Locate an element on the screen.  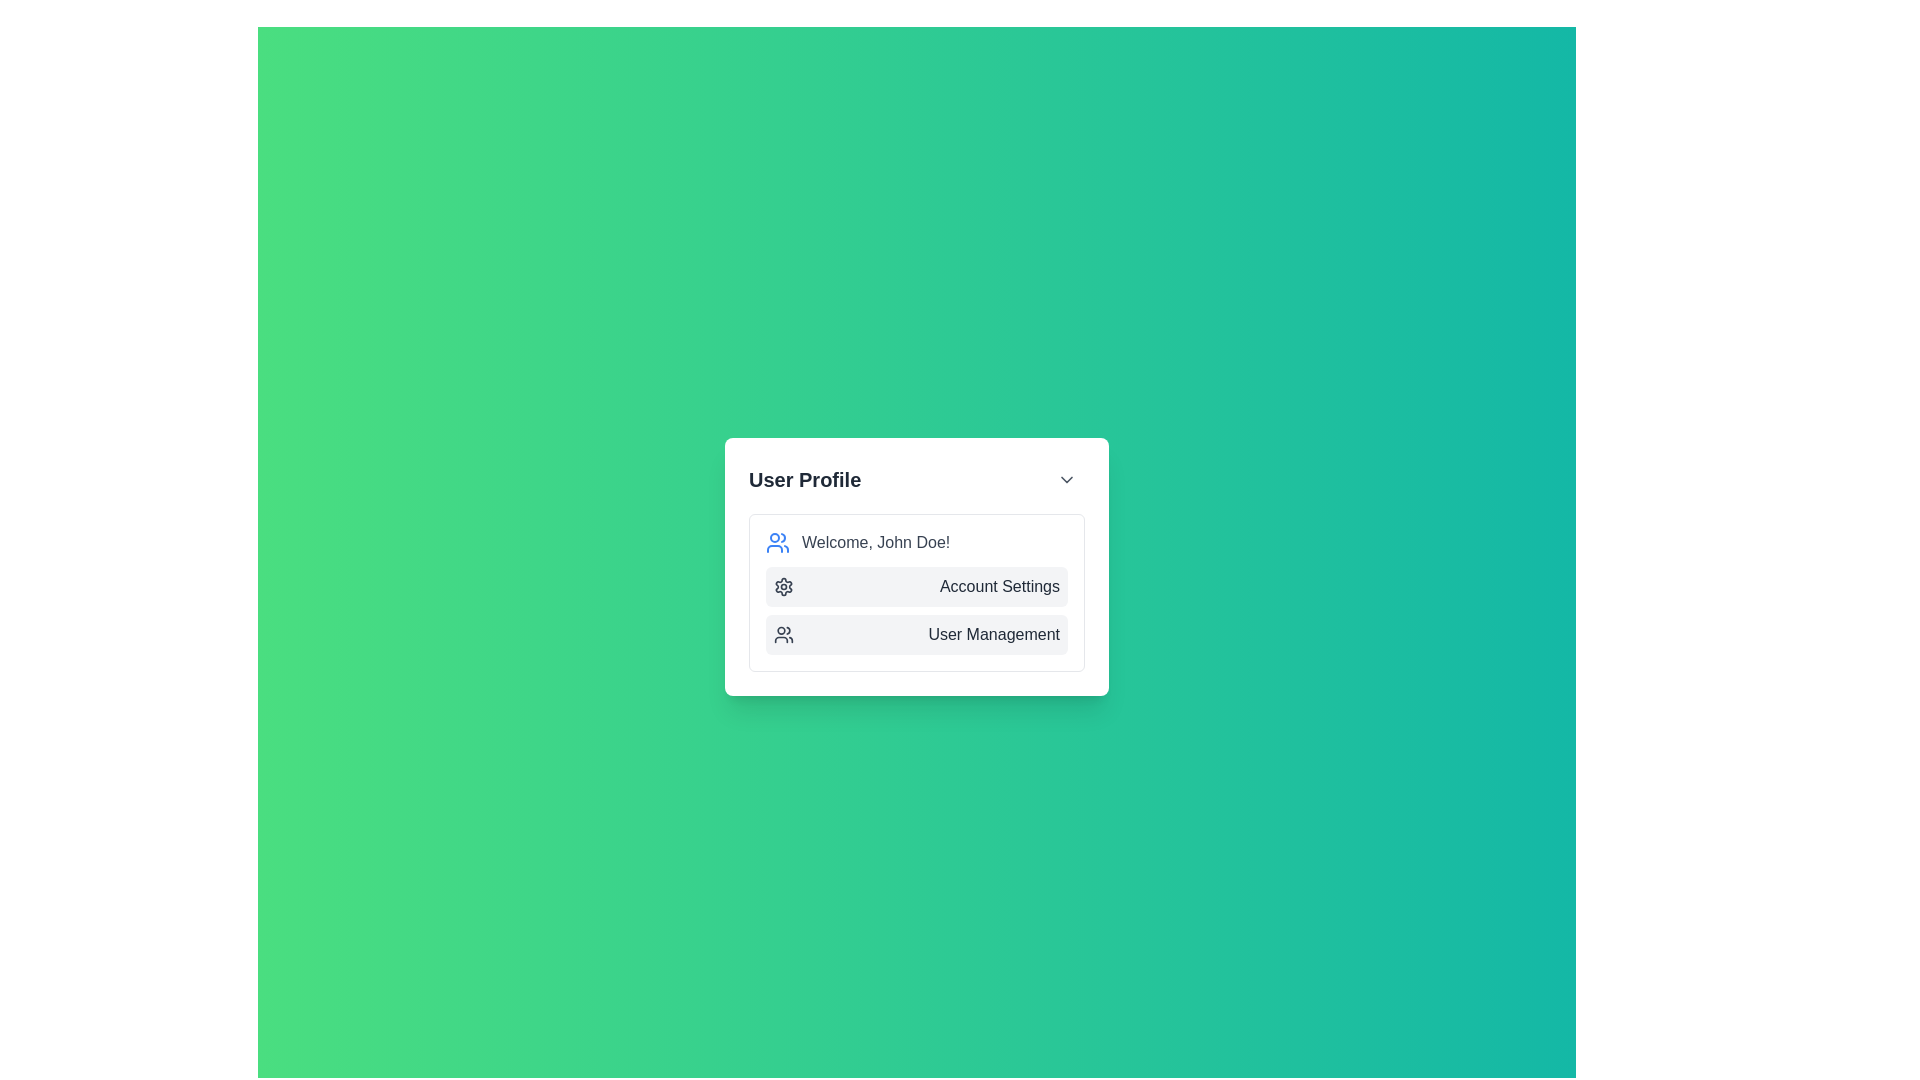
the user-related content icon located to the left of the text 'Welcome, John Doe!' within the 'User Profile' card widget is located at coordinates (776, 543).